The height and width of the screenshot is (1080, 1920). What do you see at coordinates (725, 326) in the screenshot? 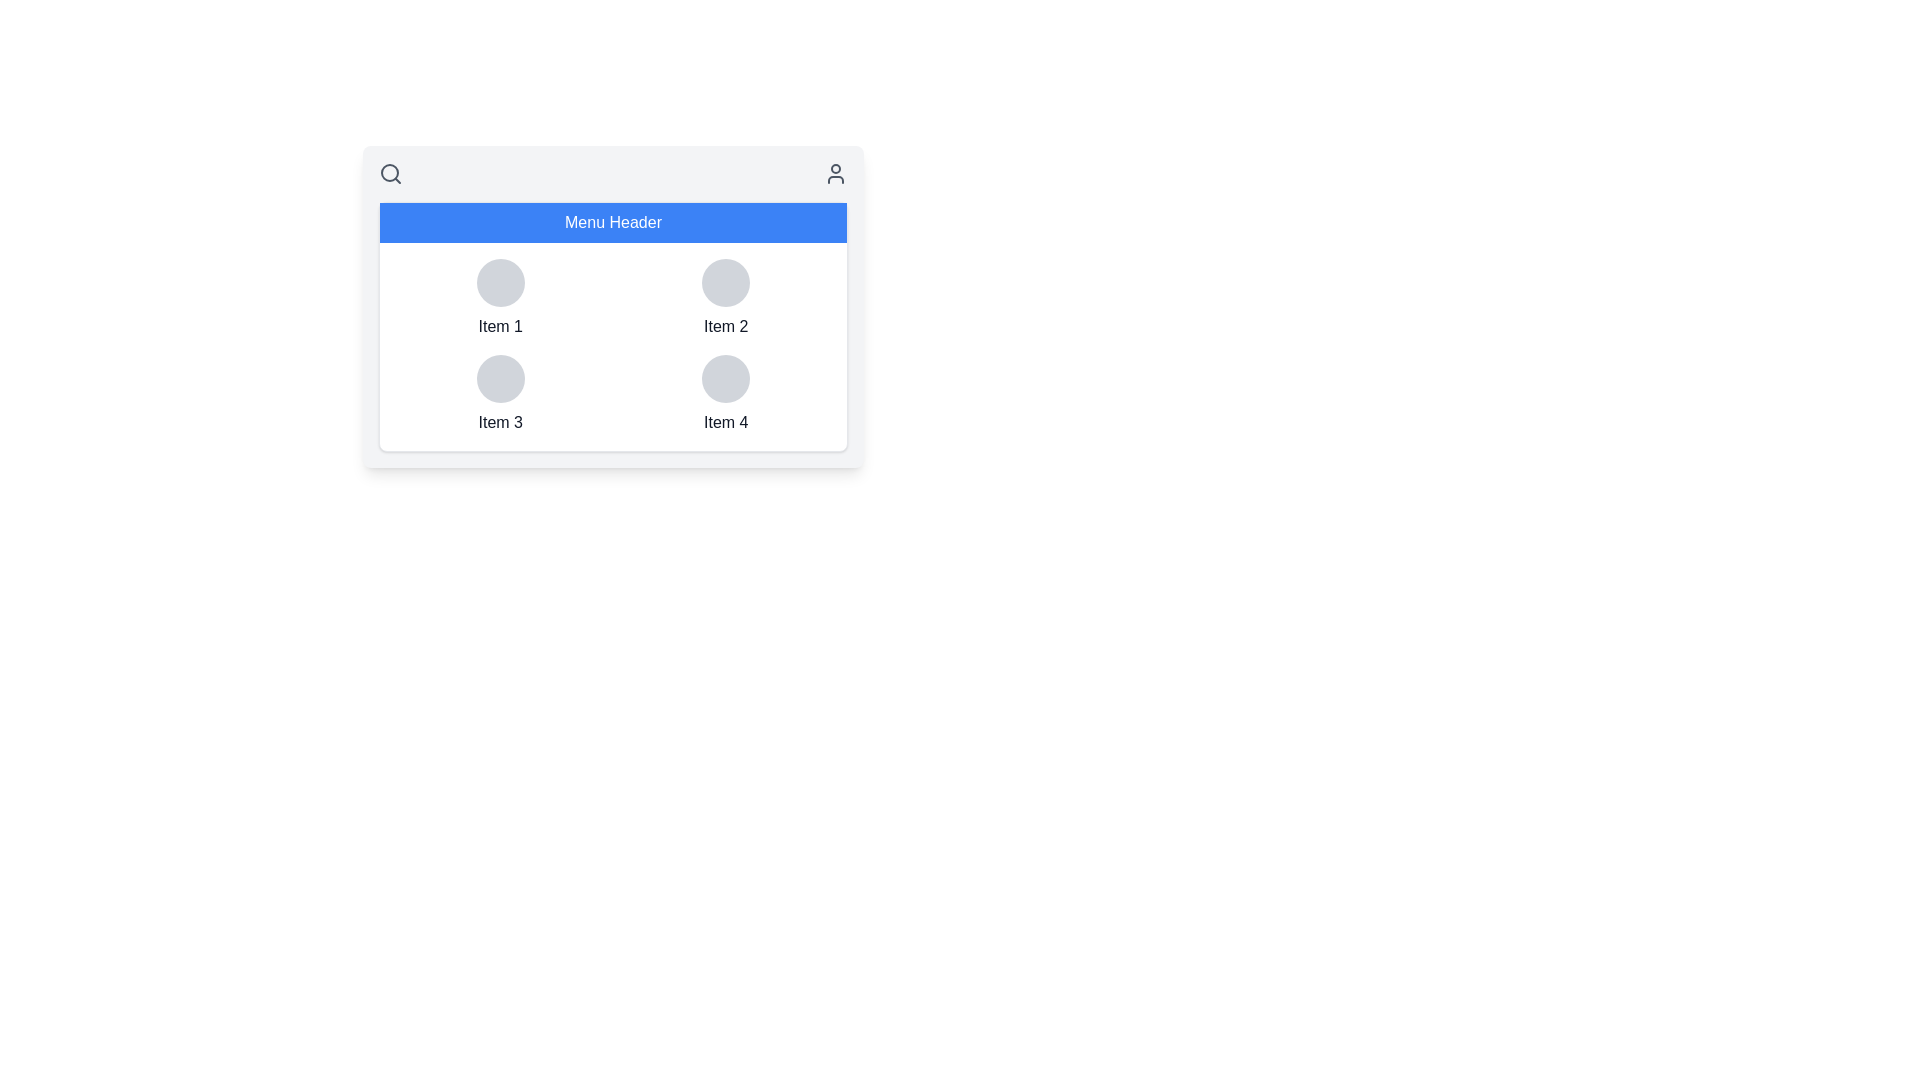
I see `second text label in the grid layout that describes the associated item, located directly below its corresponding circular icon and to the right of 'Item 1'` at bounding box center [725, 326].